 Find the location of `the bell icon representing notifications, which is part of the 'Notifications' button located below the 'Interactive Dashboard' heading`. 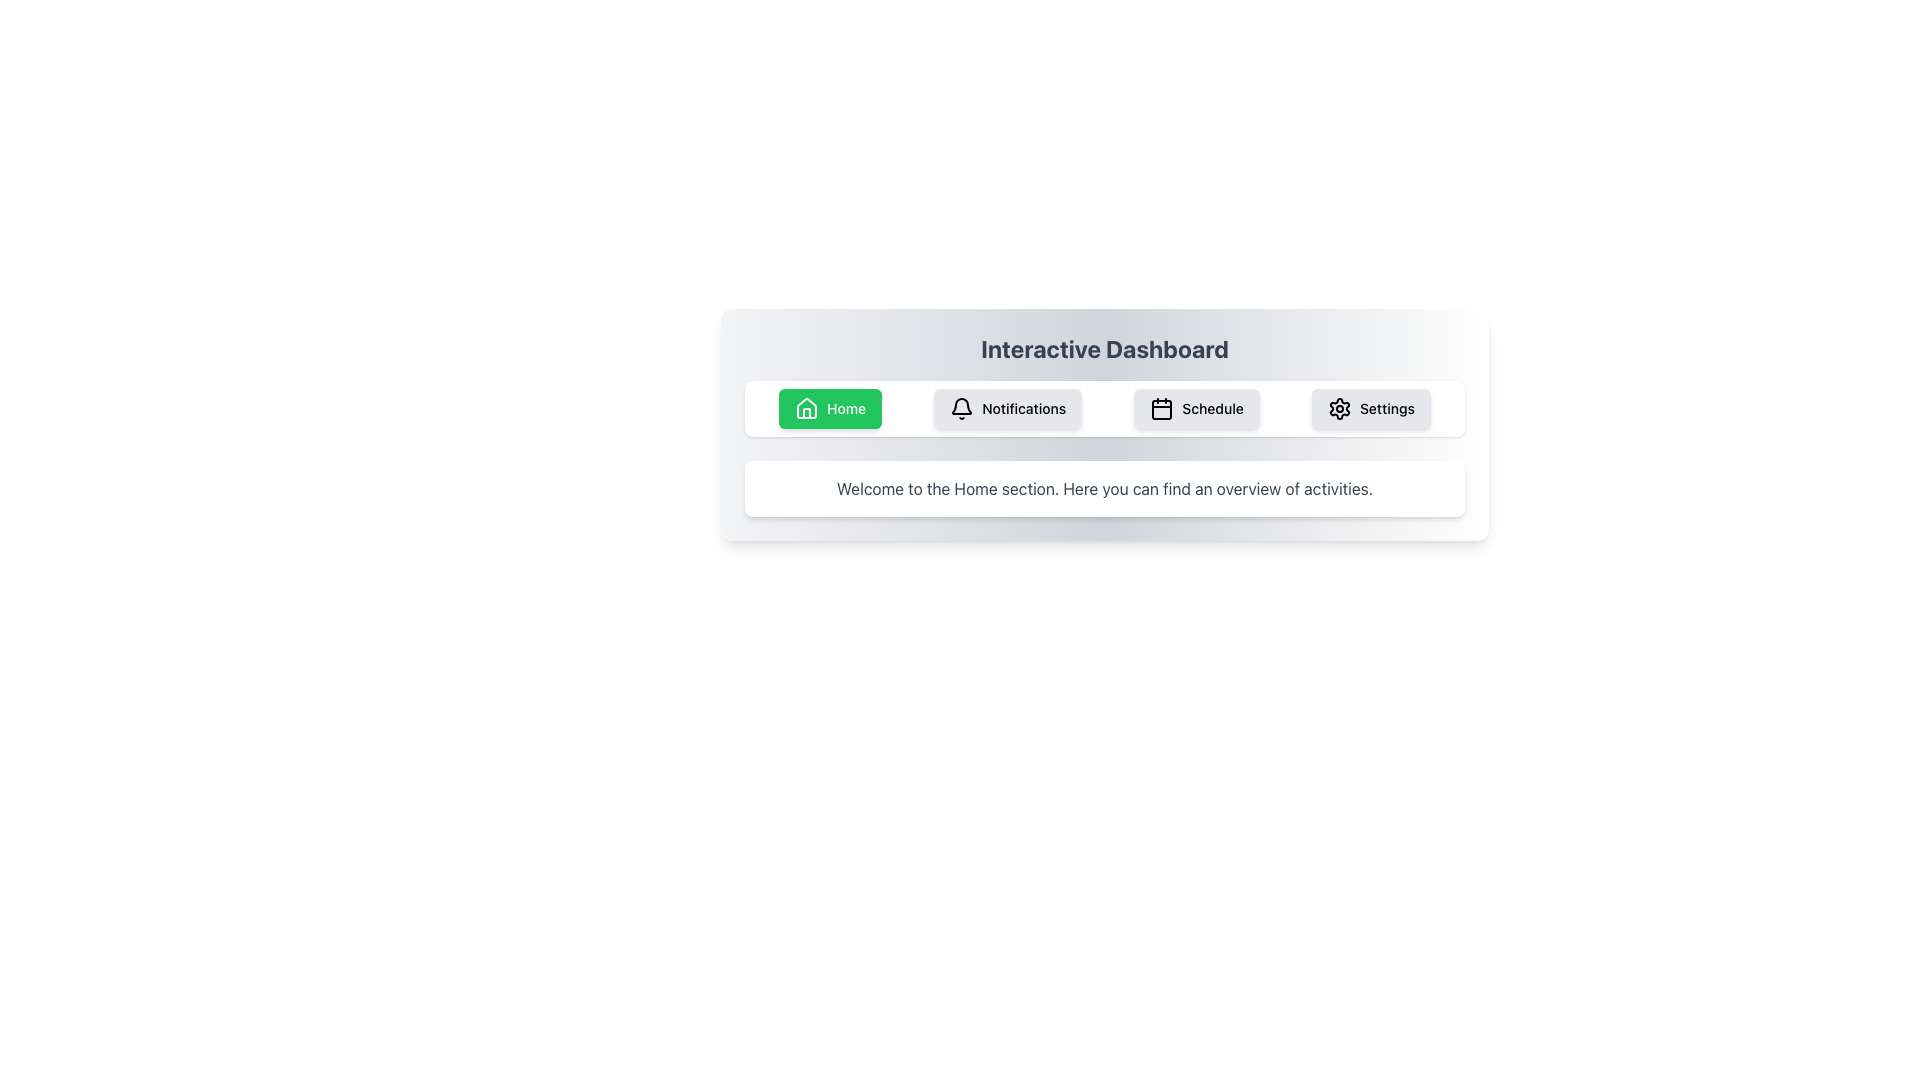

the bell icon representing notifications, which is part of the 'Notifications' button located below the 'Interactive Dashboard' heading is located at coordinates (962, 407).